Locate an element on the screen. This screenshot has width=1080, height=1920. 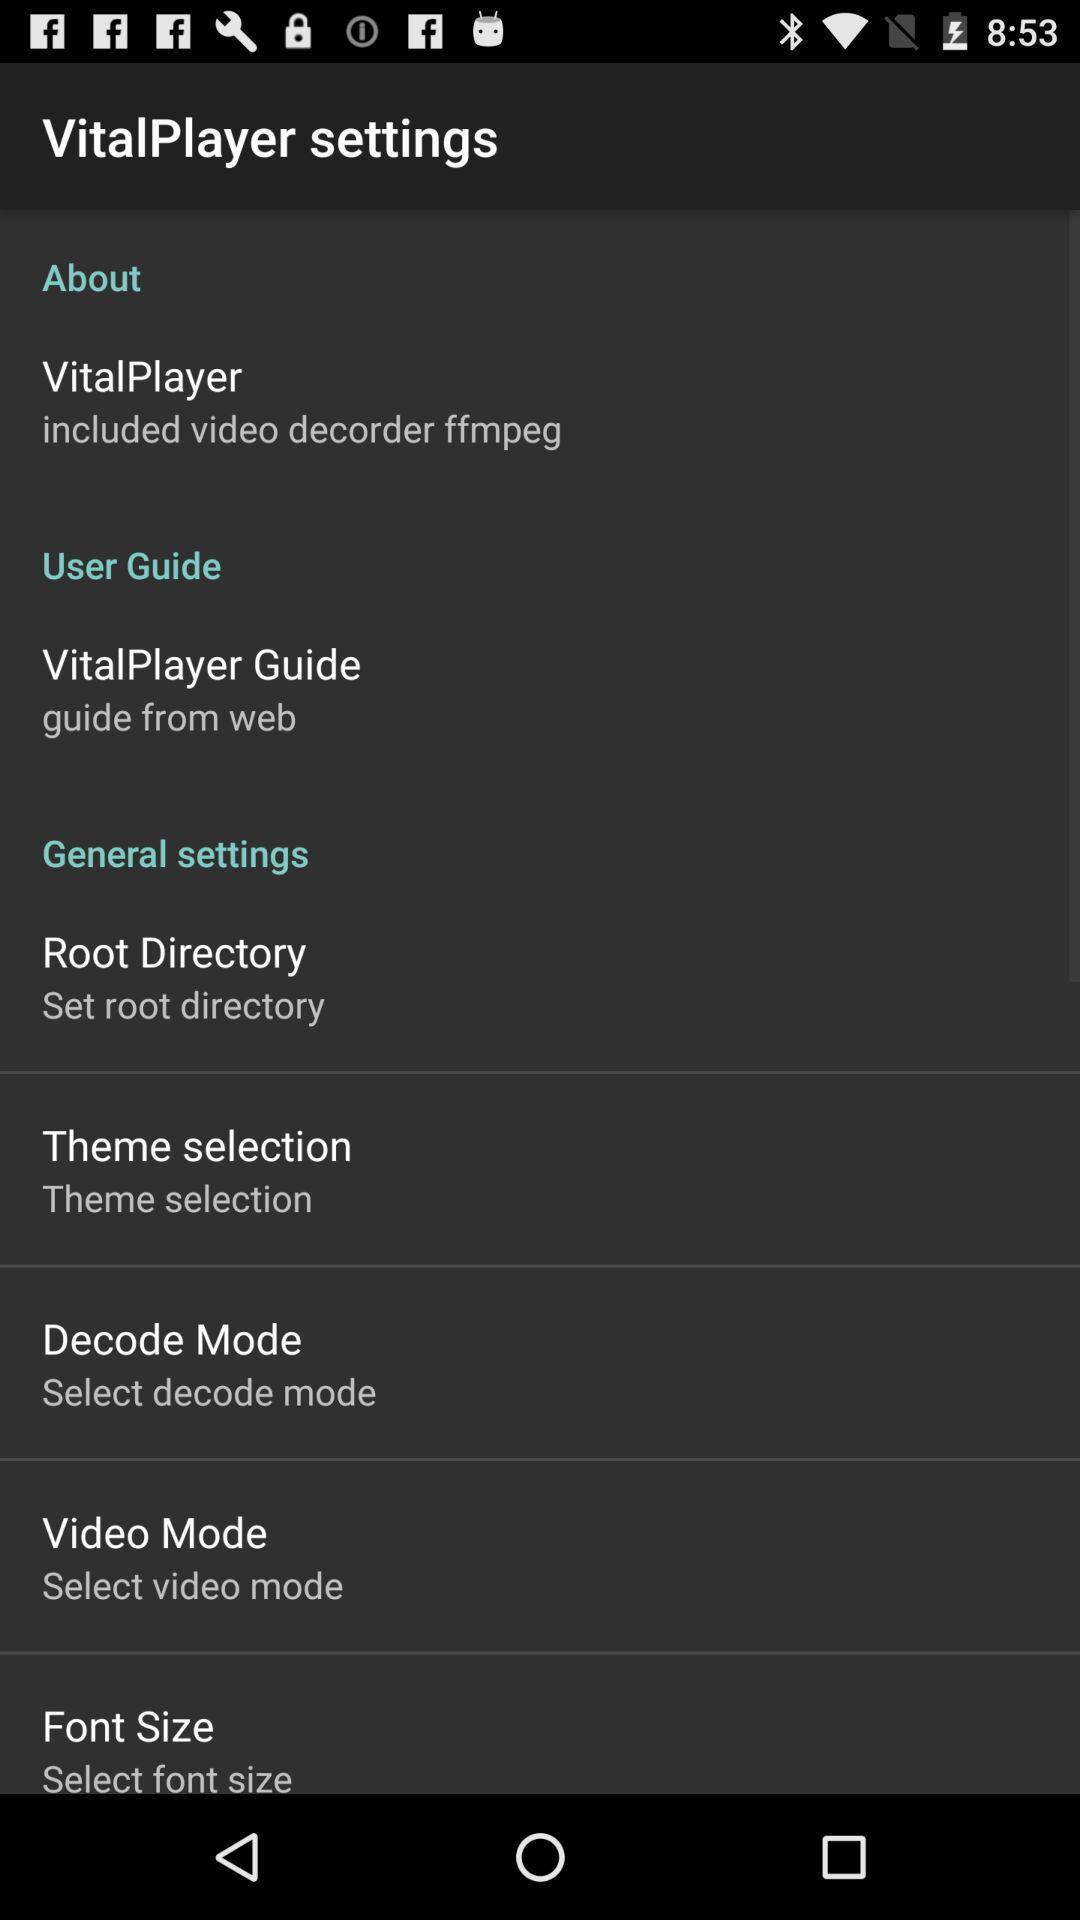
about is located at coordinates (540, 254).